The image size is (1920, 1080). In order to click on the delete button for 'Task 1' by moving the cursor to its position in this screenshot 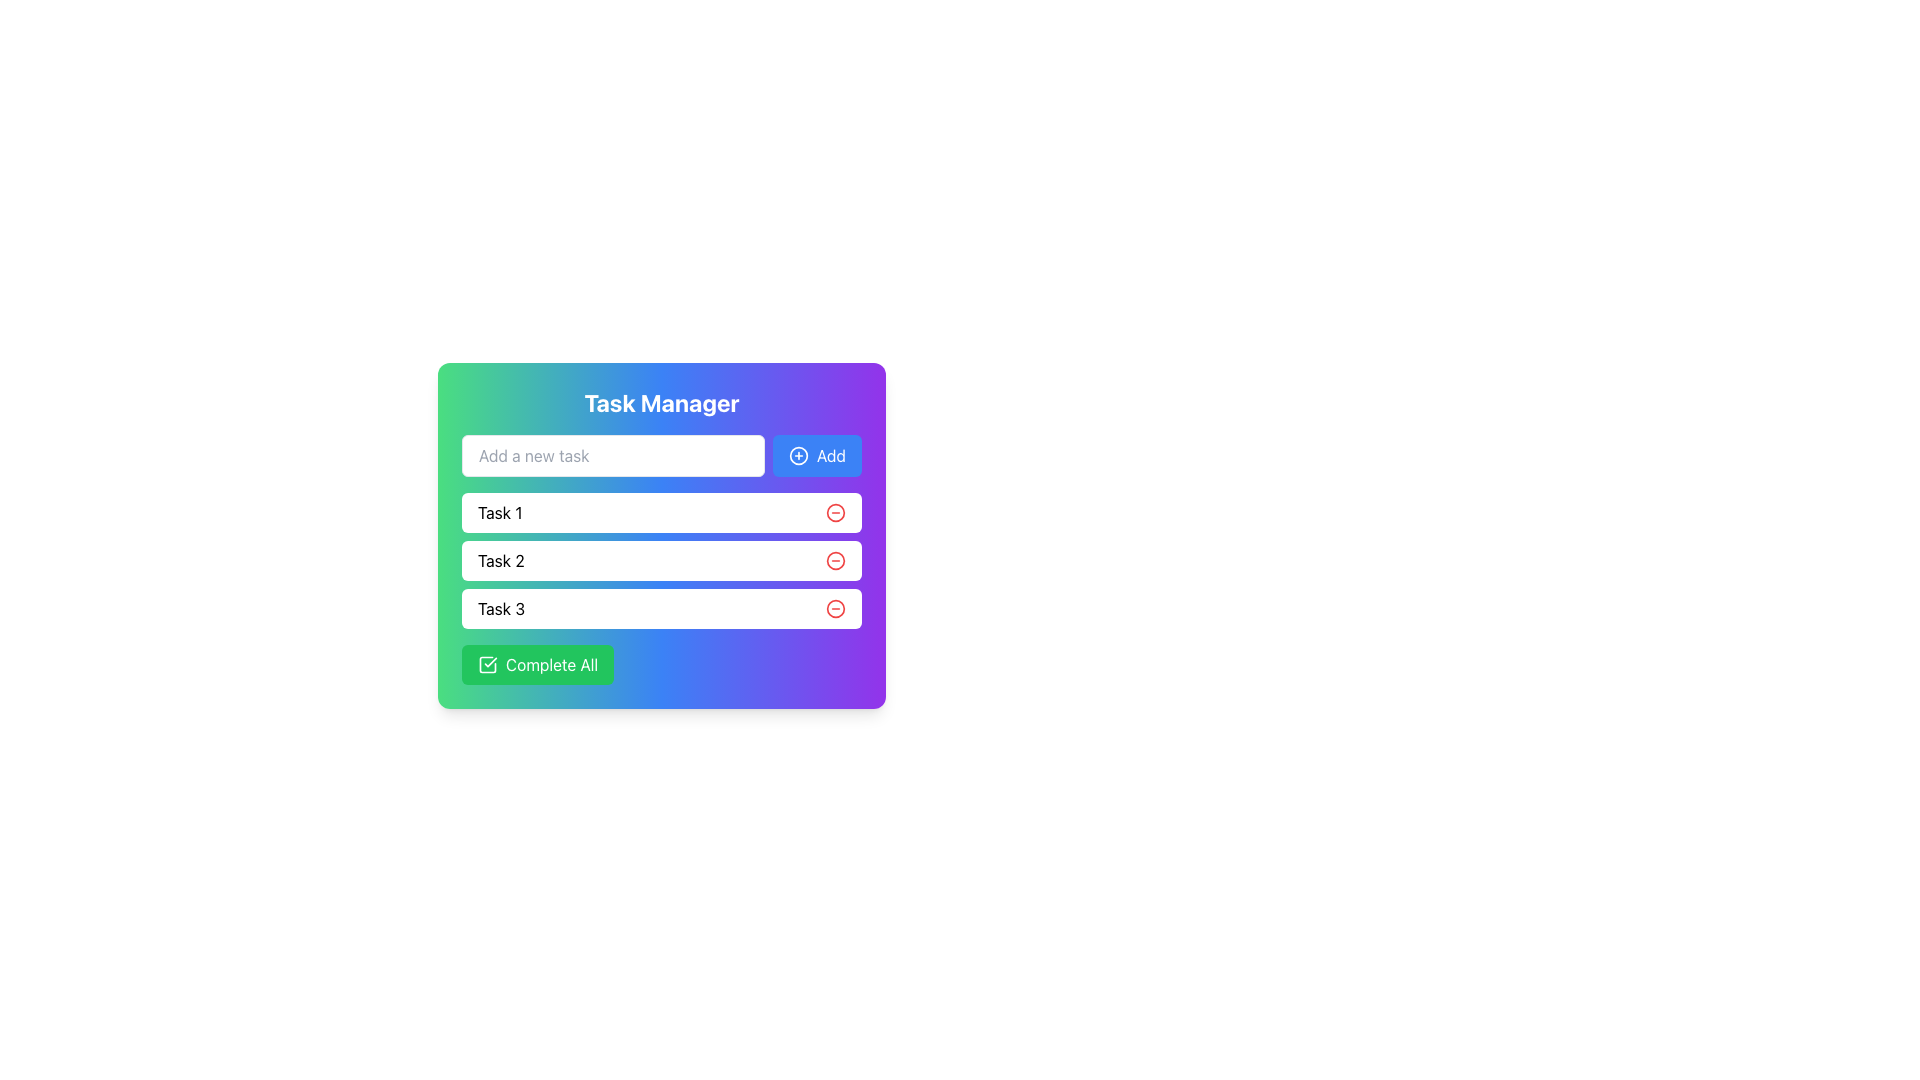, I will do `click(835, 512)`.